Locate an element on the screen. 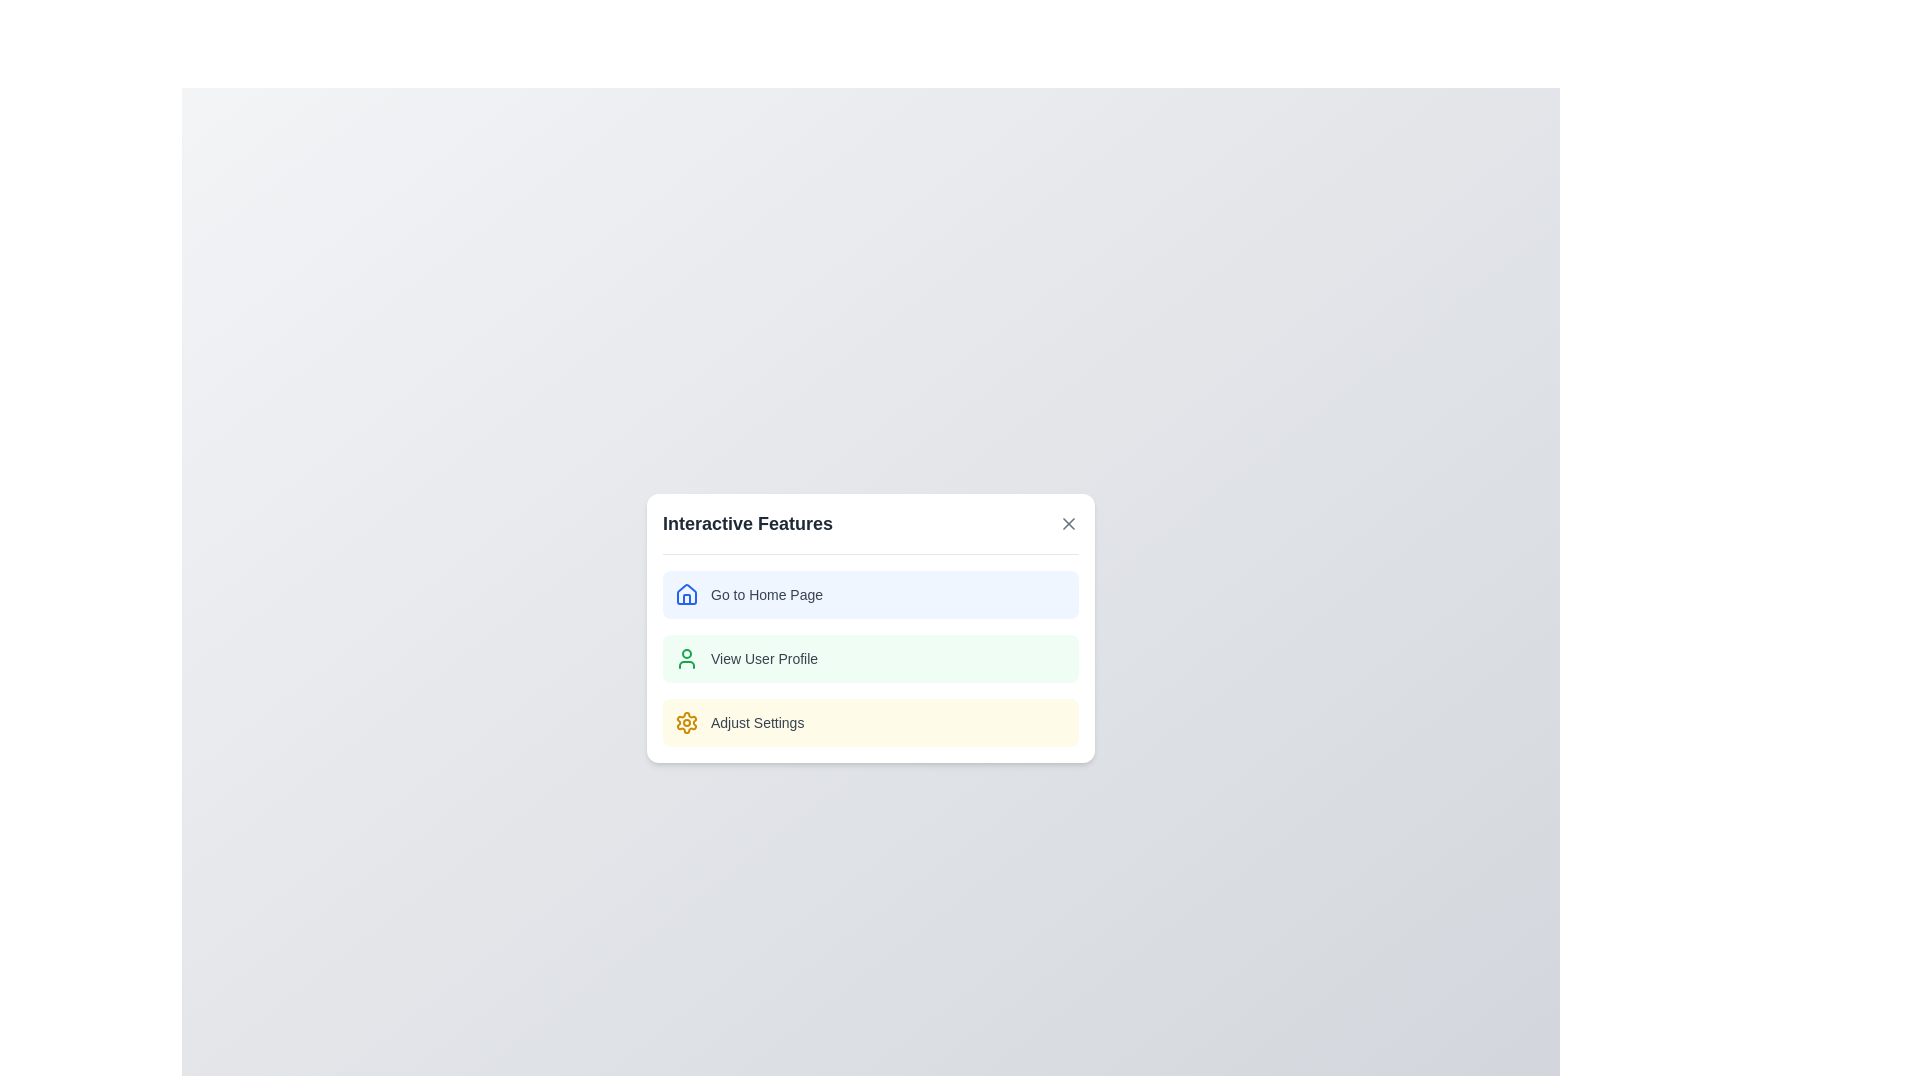 The height and width of the screenshot is (1080, 1920). the outlined blue house icon at the top of the 'Interactive Features' dialog box, which is associated with the 'Go to Home Page' label is located at coordinates (686, 593).